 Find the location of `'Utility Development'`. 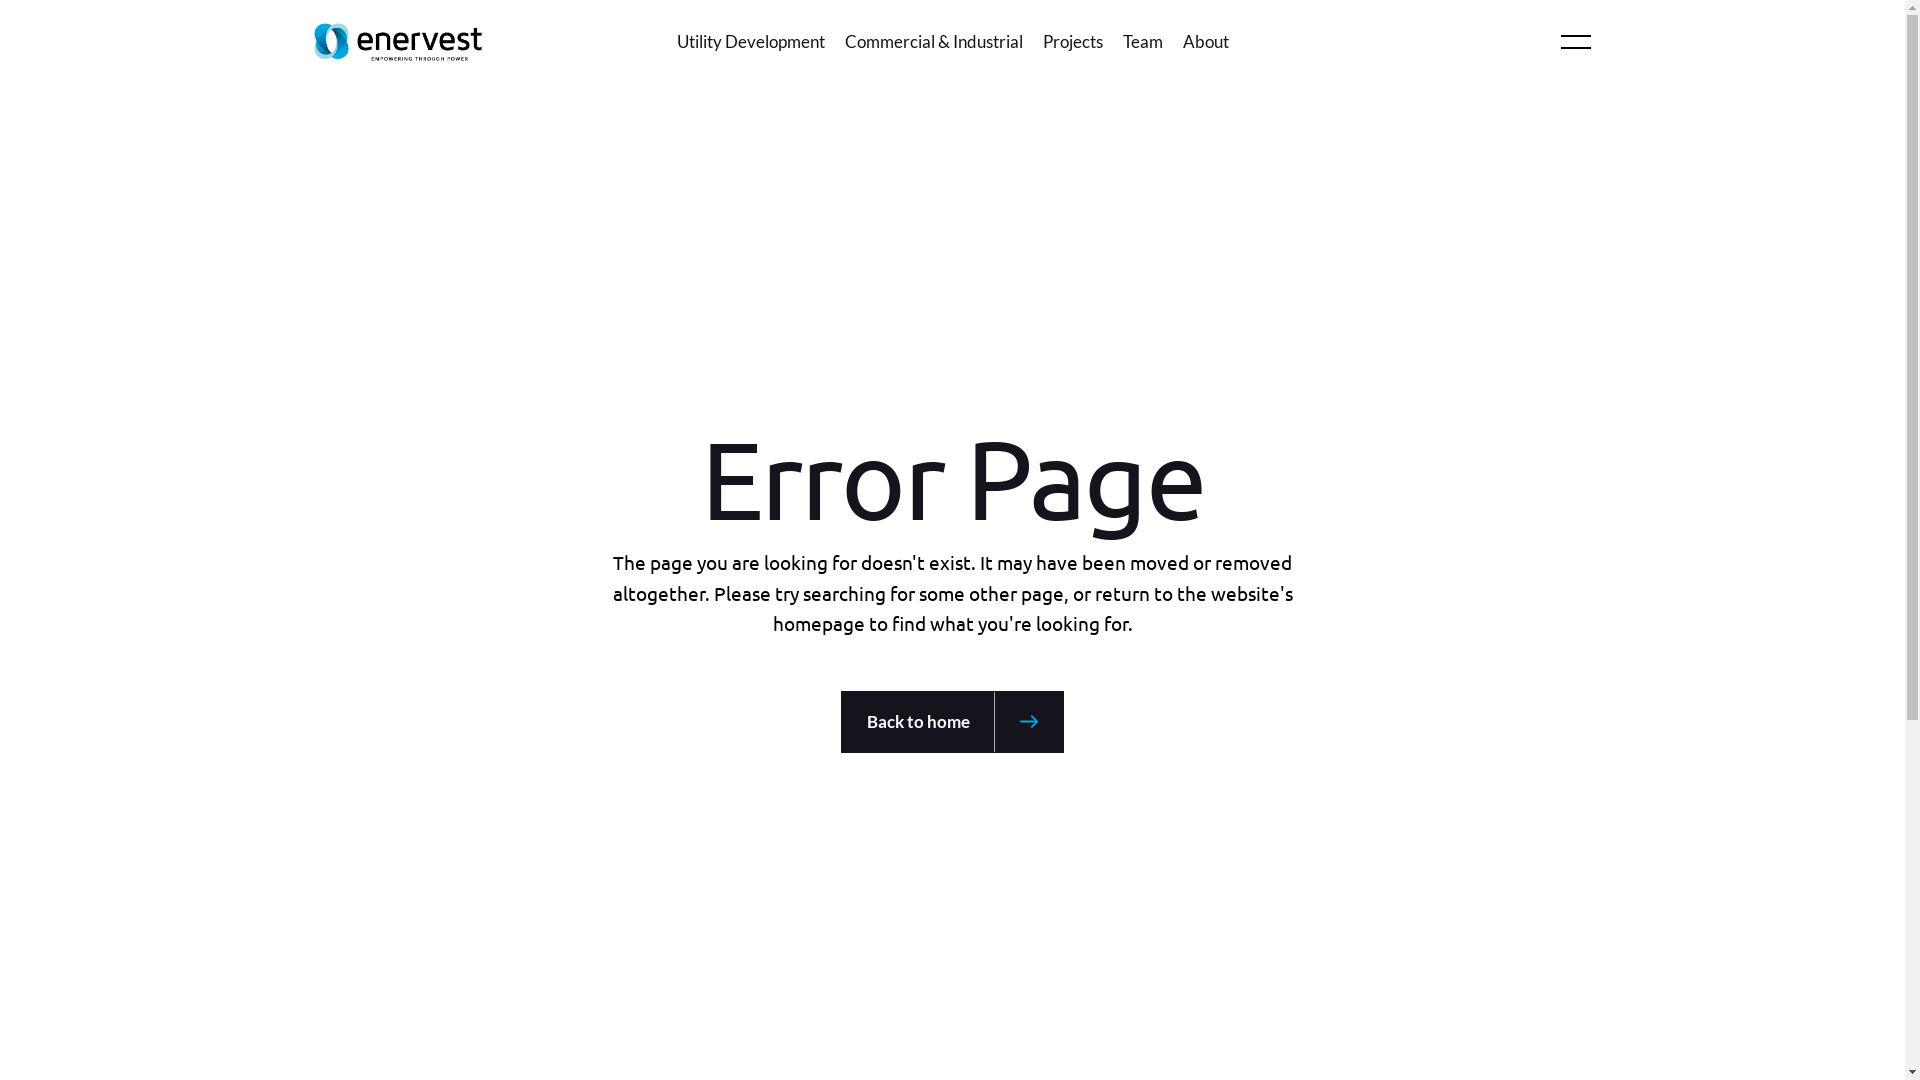

'Utility Development' is located at coordinates (676, 42).